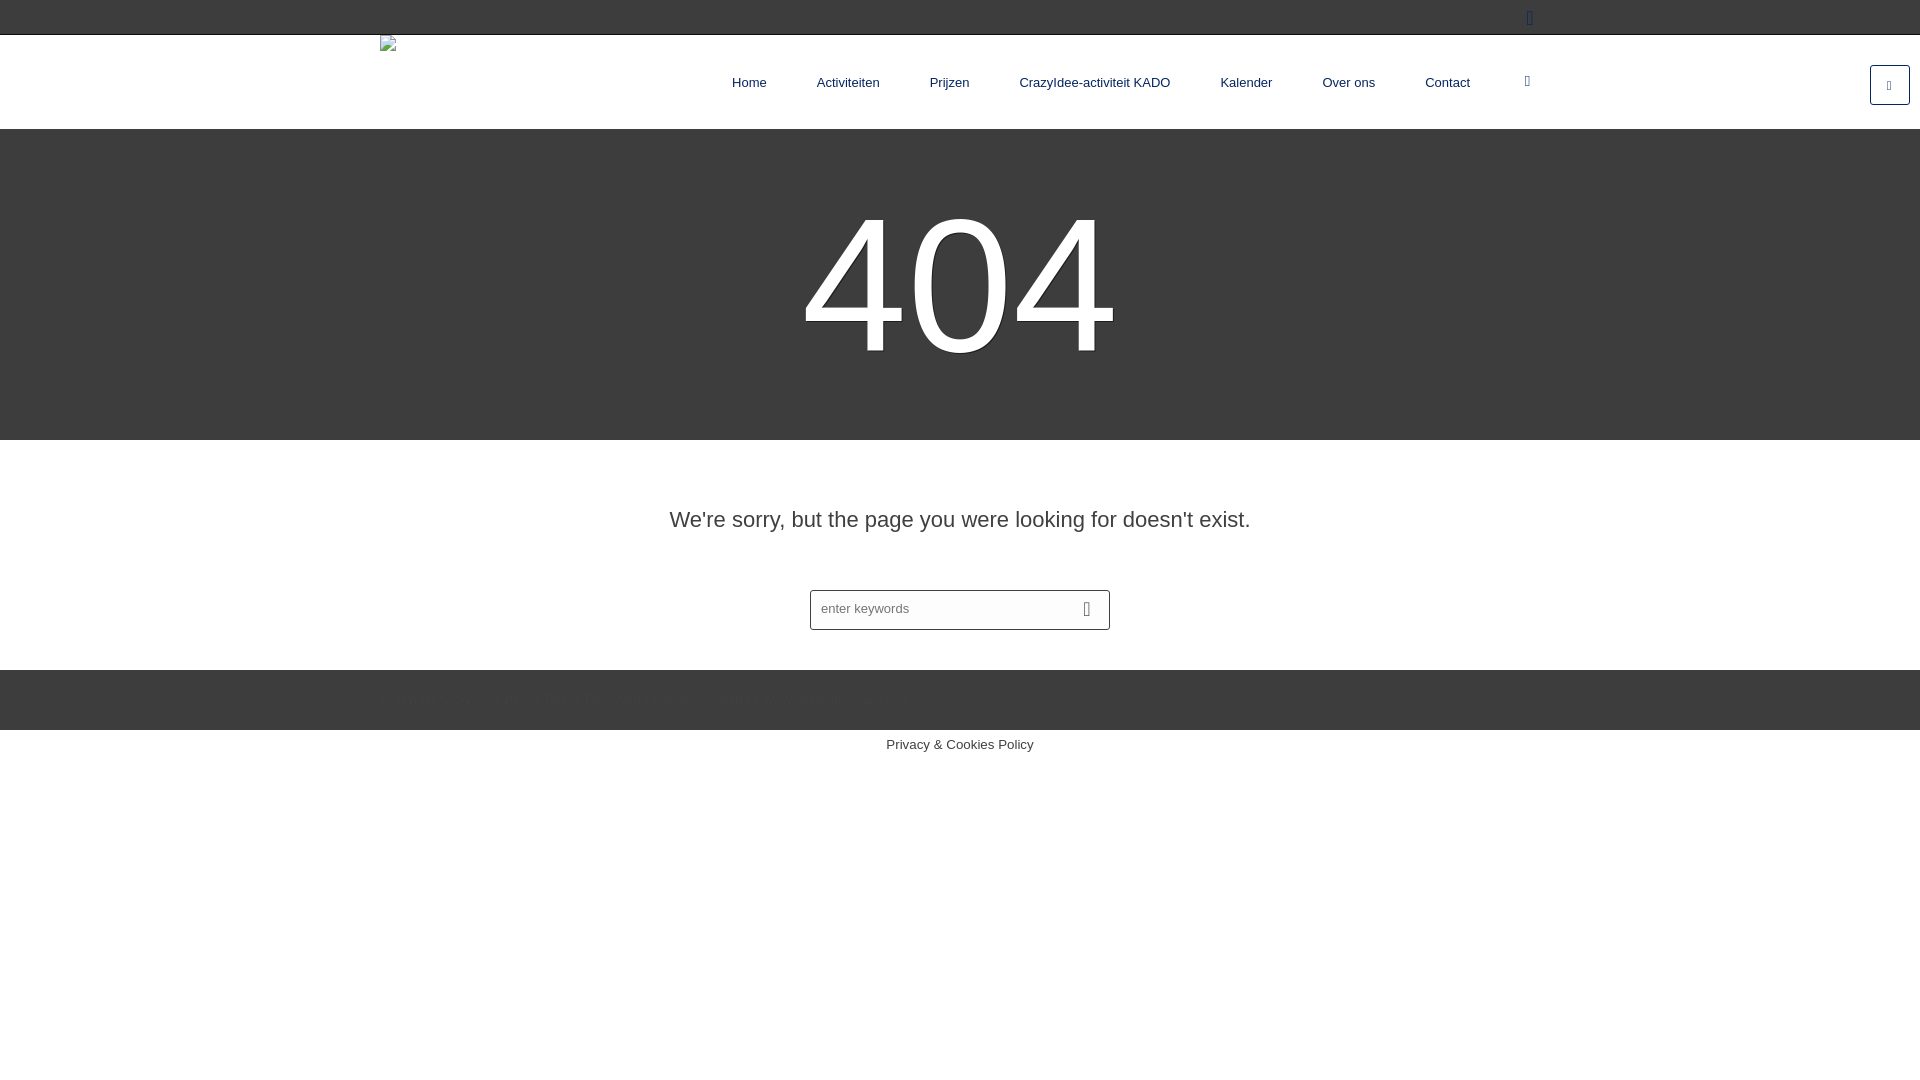 The width and height of the screenshot is (1920, 1080). What do you see at coordinates (1348, 81) in the screenshot?
I see `'Over ons'` at bounding box center [1348, 81].